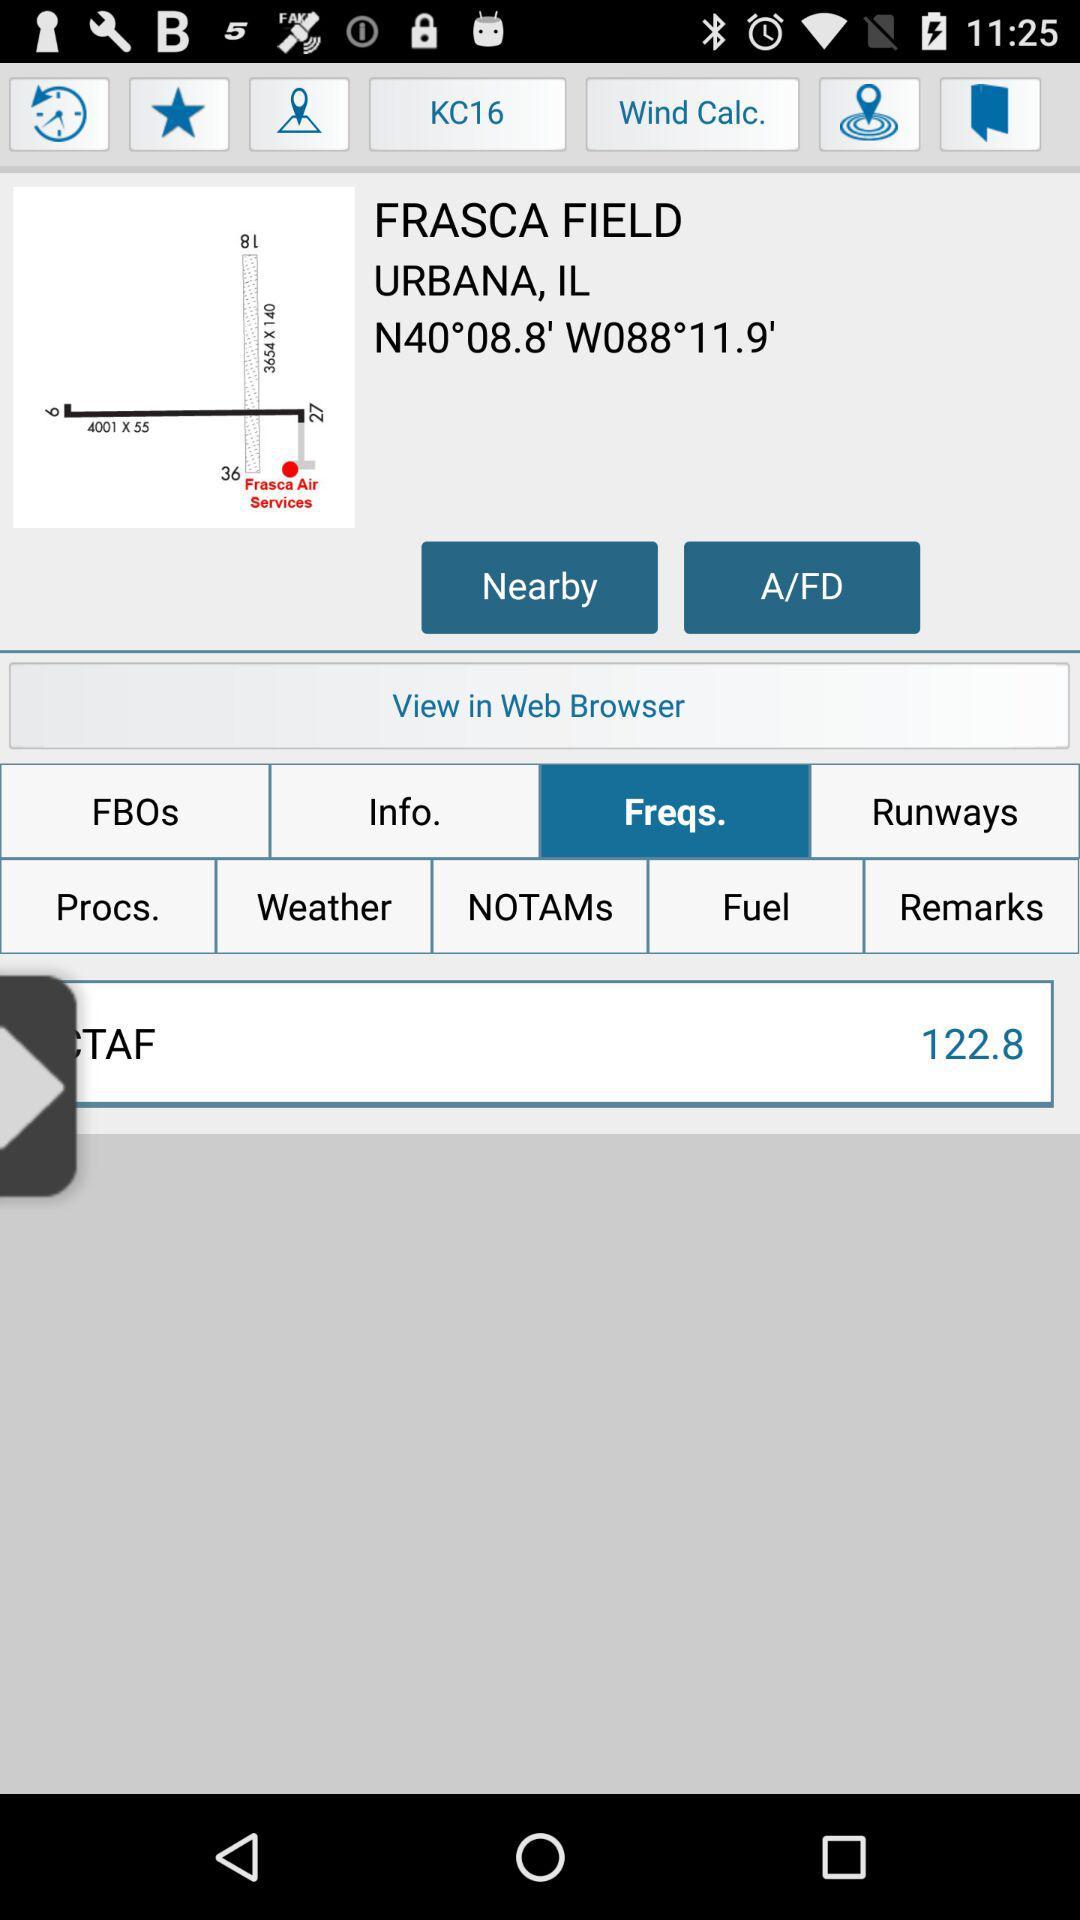  What do you see at coordinates (323, 905) in the screenshot?
I see `item below fbos icon` at bounding box center [323, 905].